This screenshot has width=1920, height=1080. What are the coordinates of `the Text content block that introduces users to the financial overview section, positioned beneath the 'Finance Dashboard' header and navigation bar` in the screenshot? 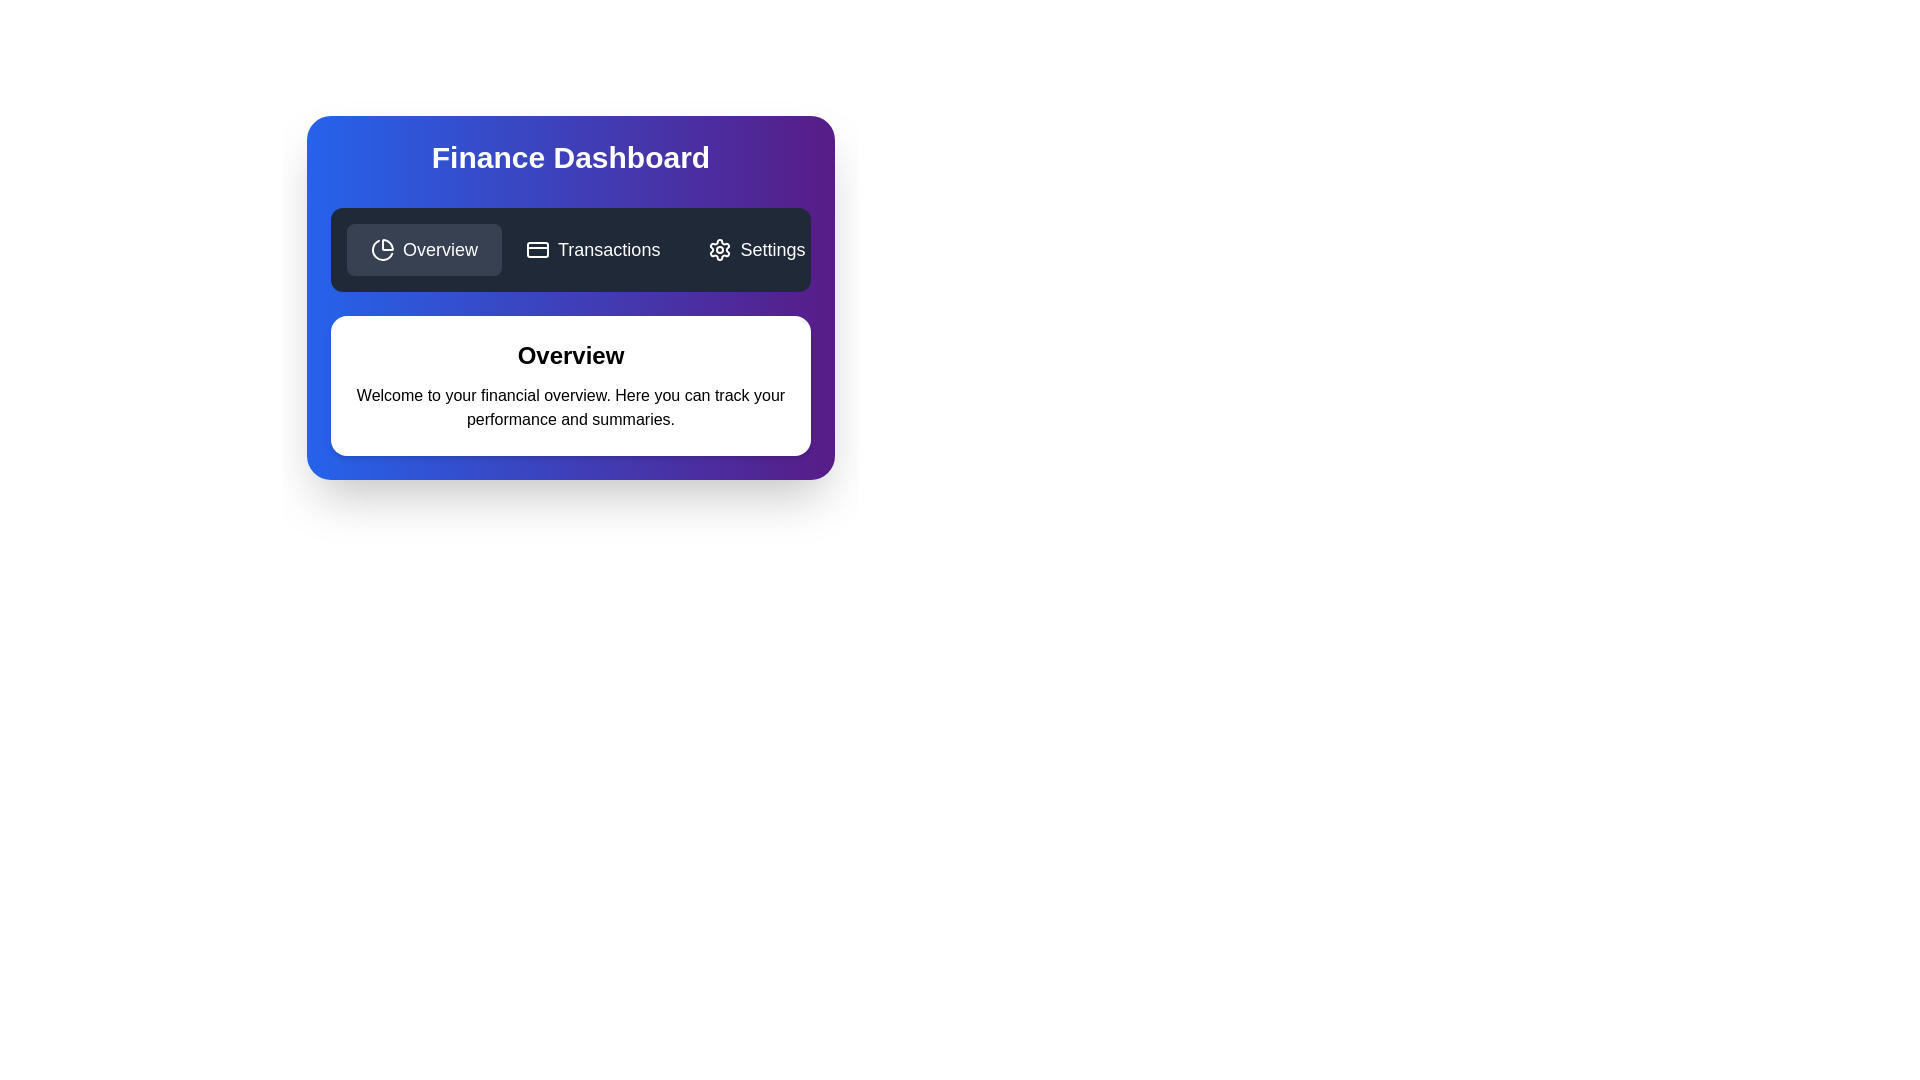 It's located at (570, 385).